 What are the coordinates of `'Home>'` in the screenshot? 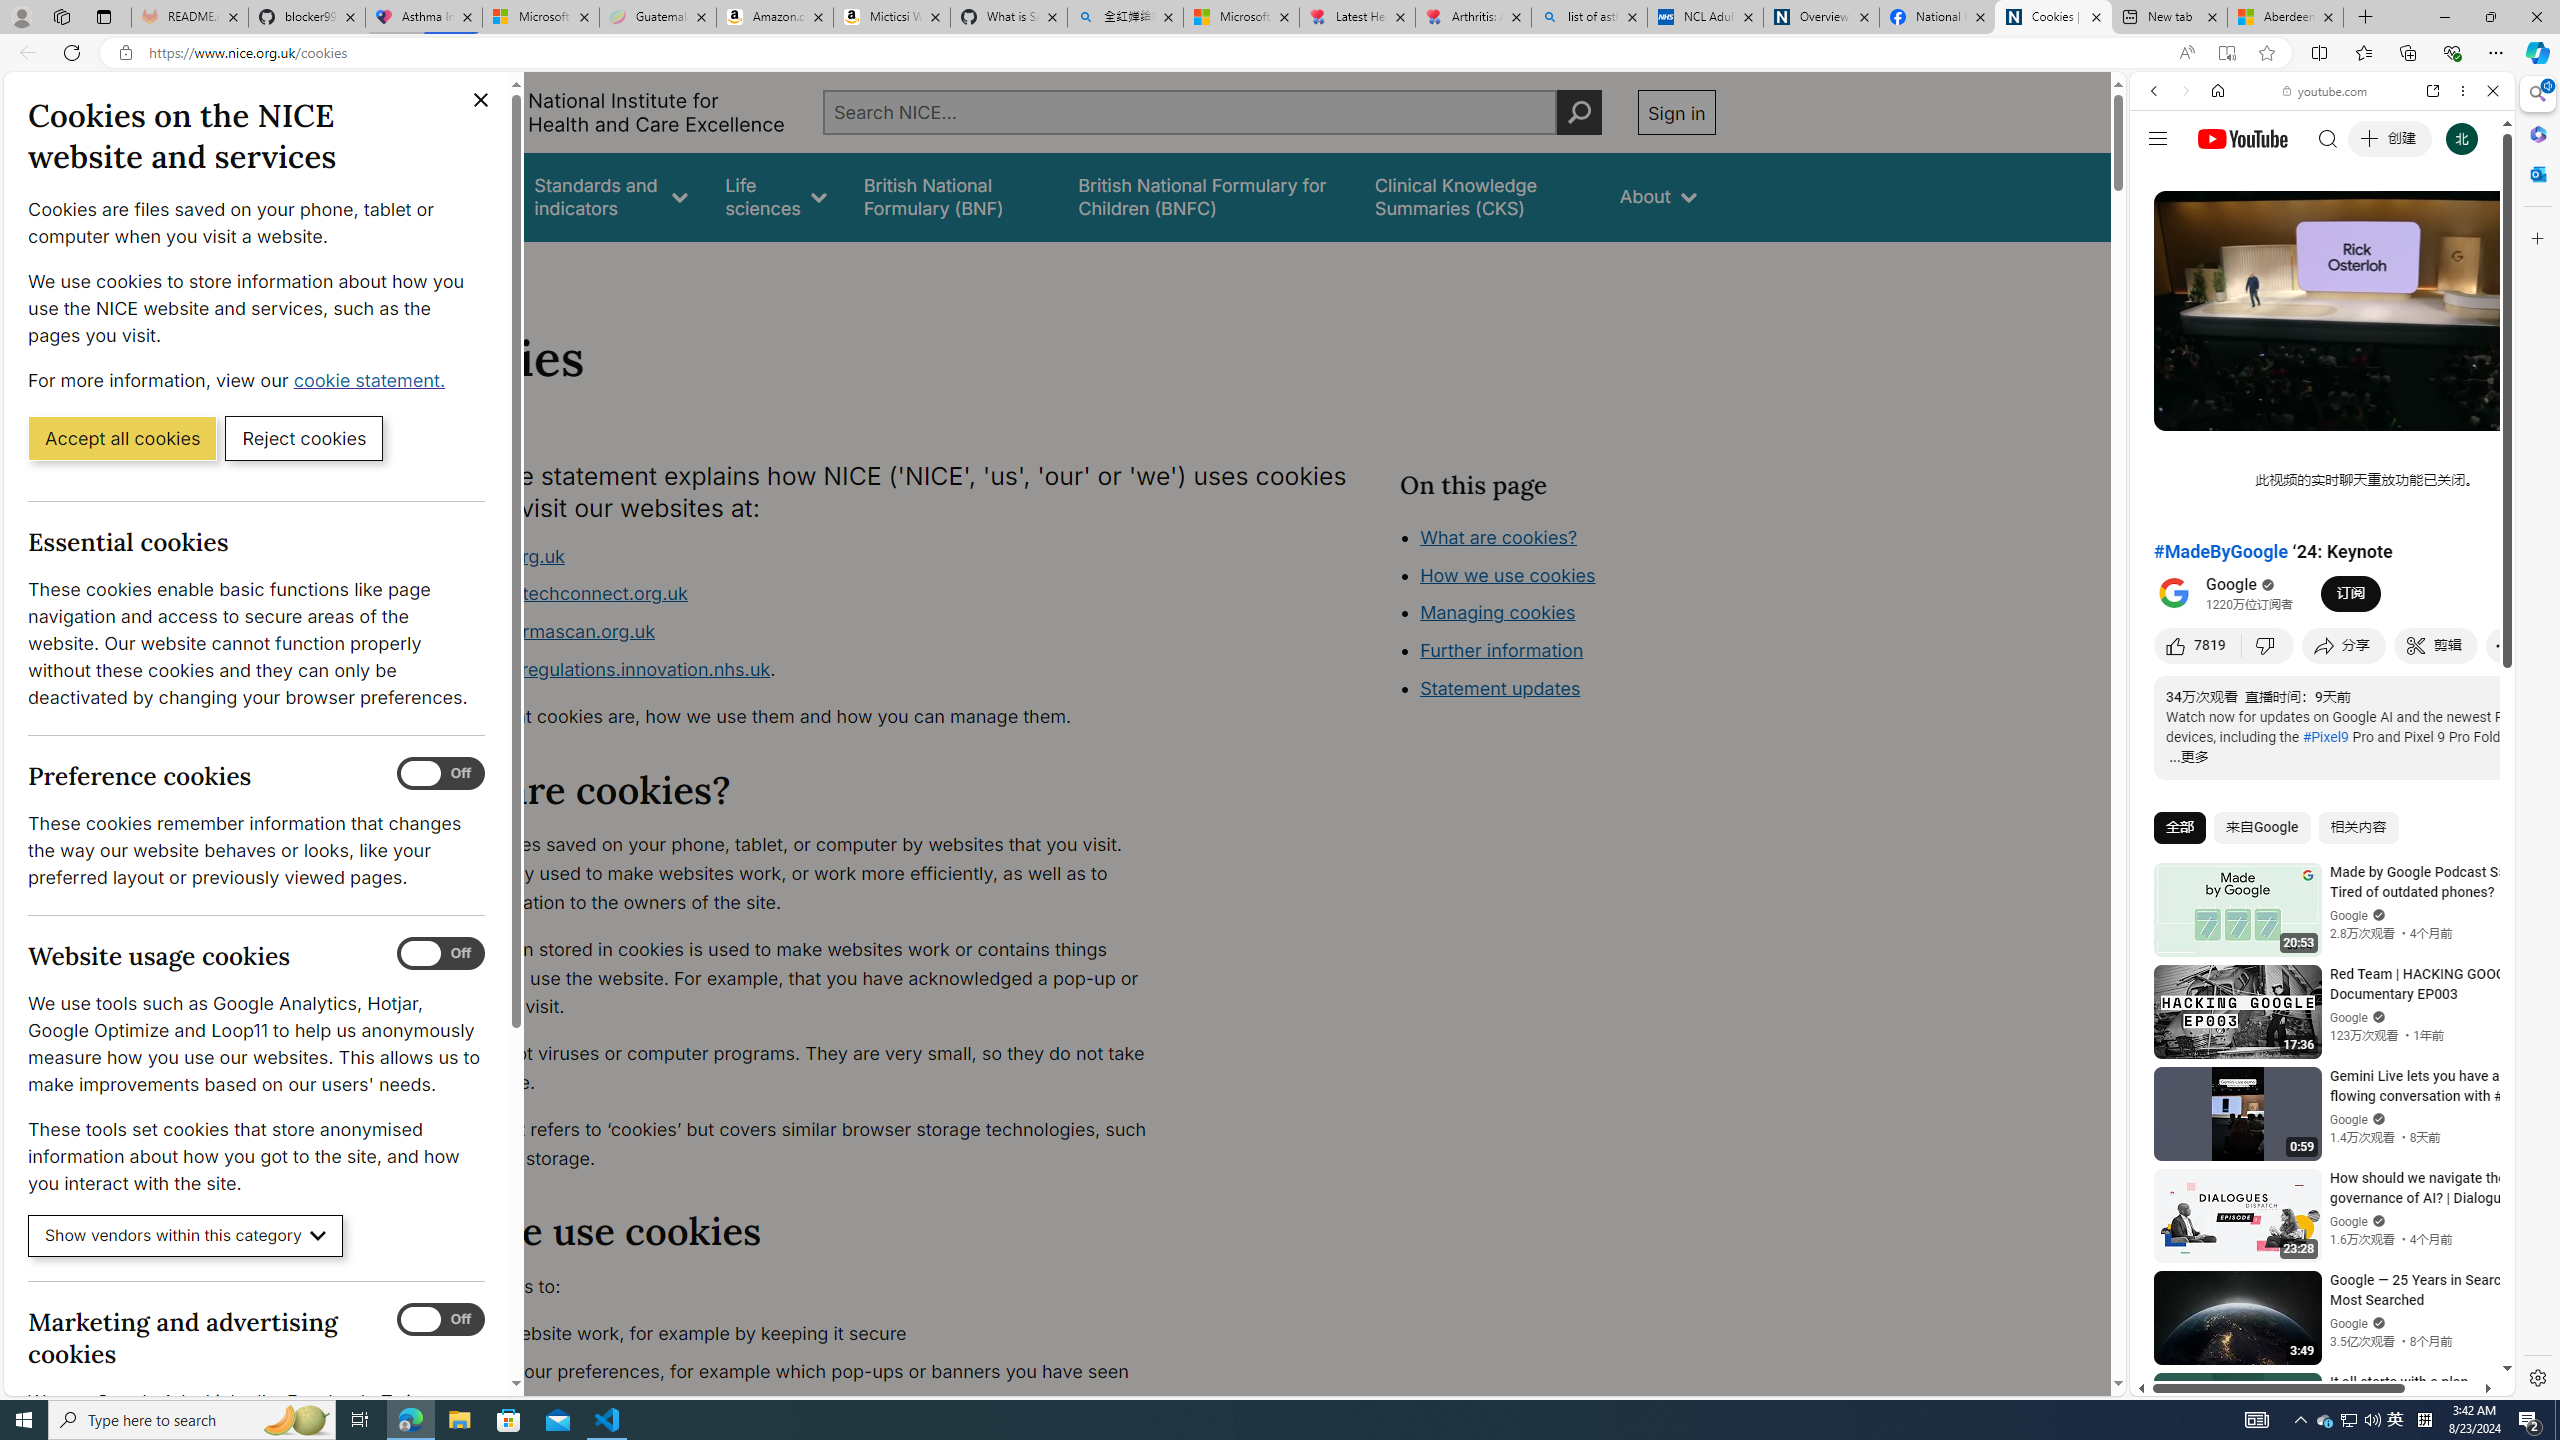 It's located at (432, 268).